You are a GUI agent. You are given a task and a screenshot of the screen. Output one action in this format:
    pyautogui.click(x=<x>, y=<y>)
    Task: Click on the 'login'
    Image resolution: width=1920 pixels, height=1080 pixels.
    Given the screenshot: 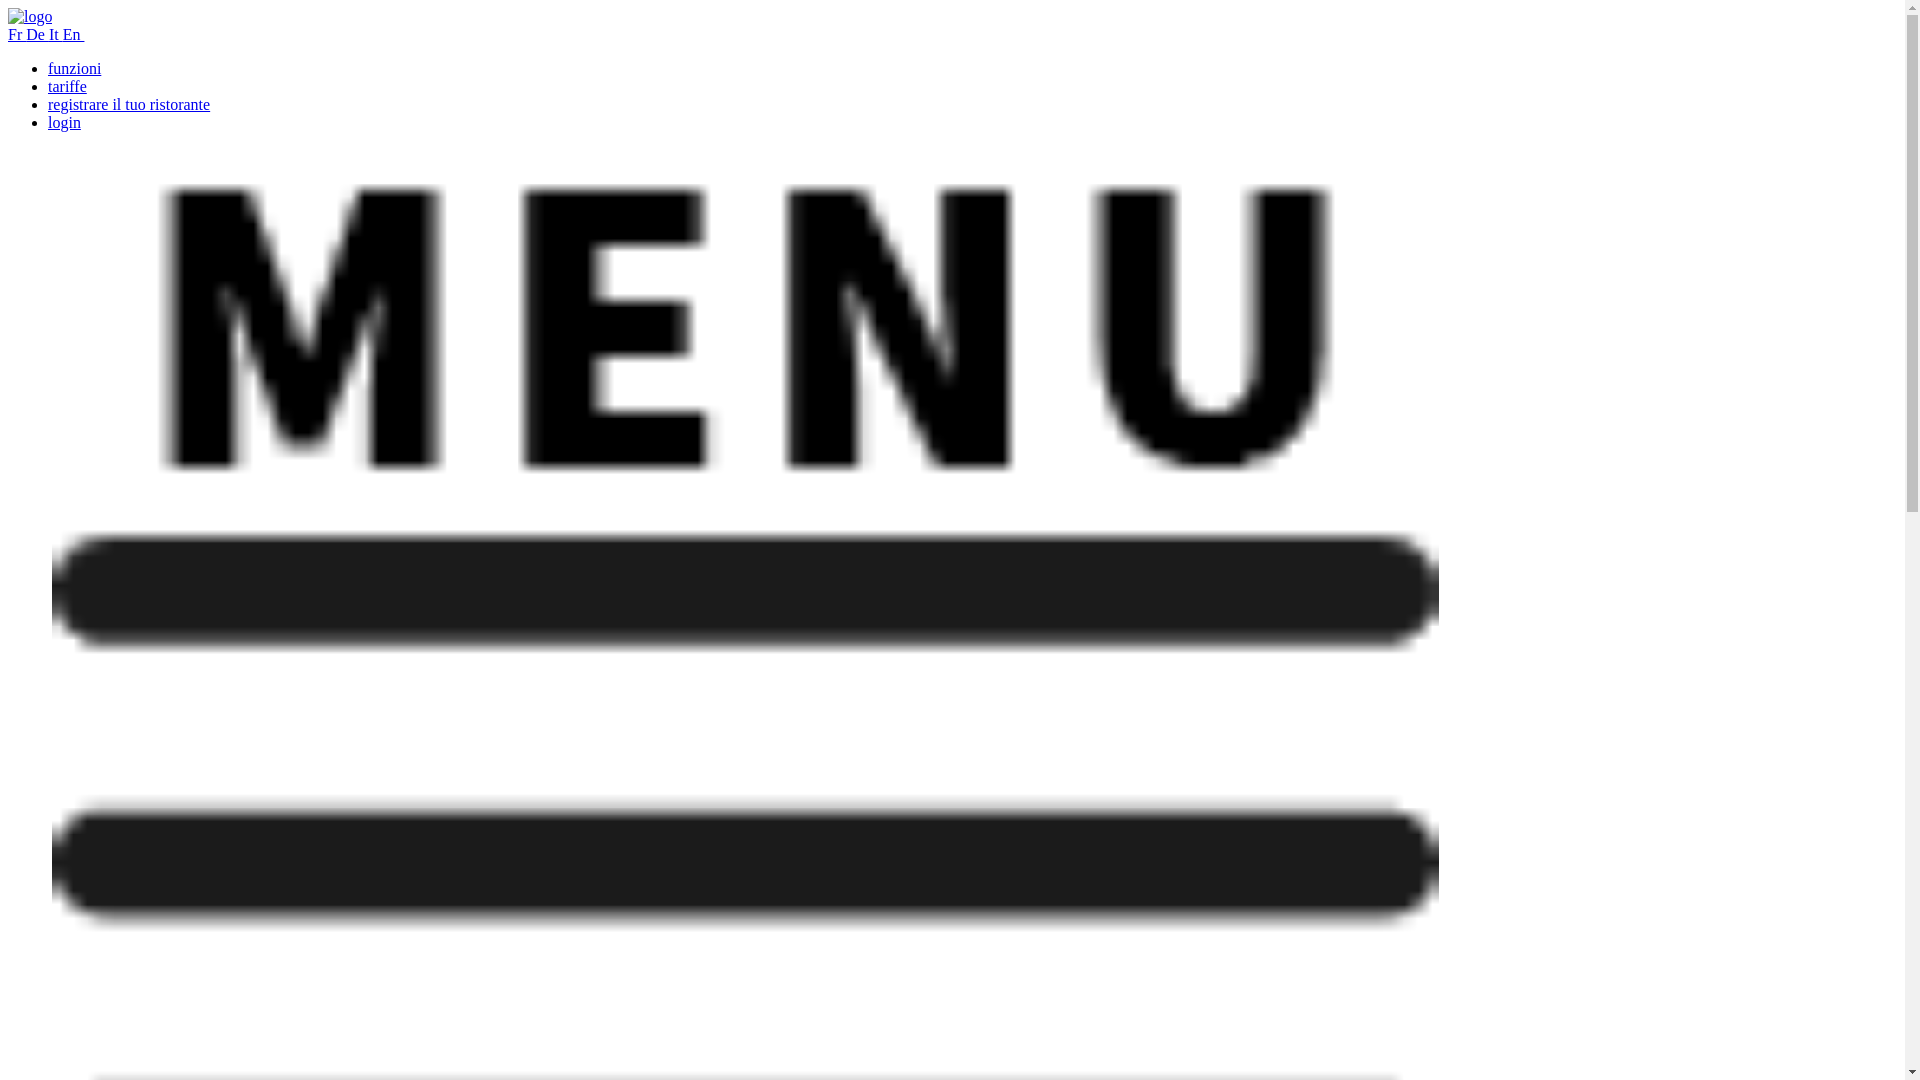 What is the action you would take?
    pyautogui.click(x=64, y=122)
    